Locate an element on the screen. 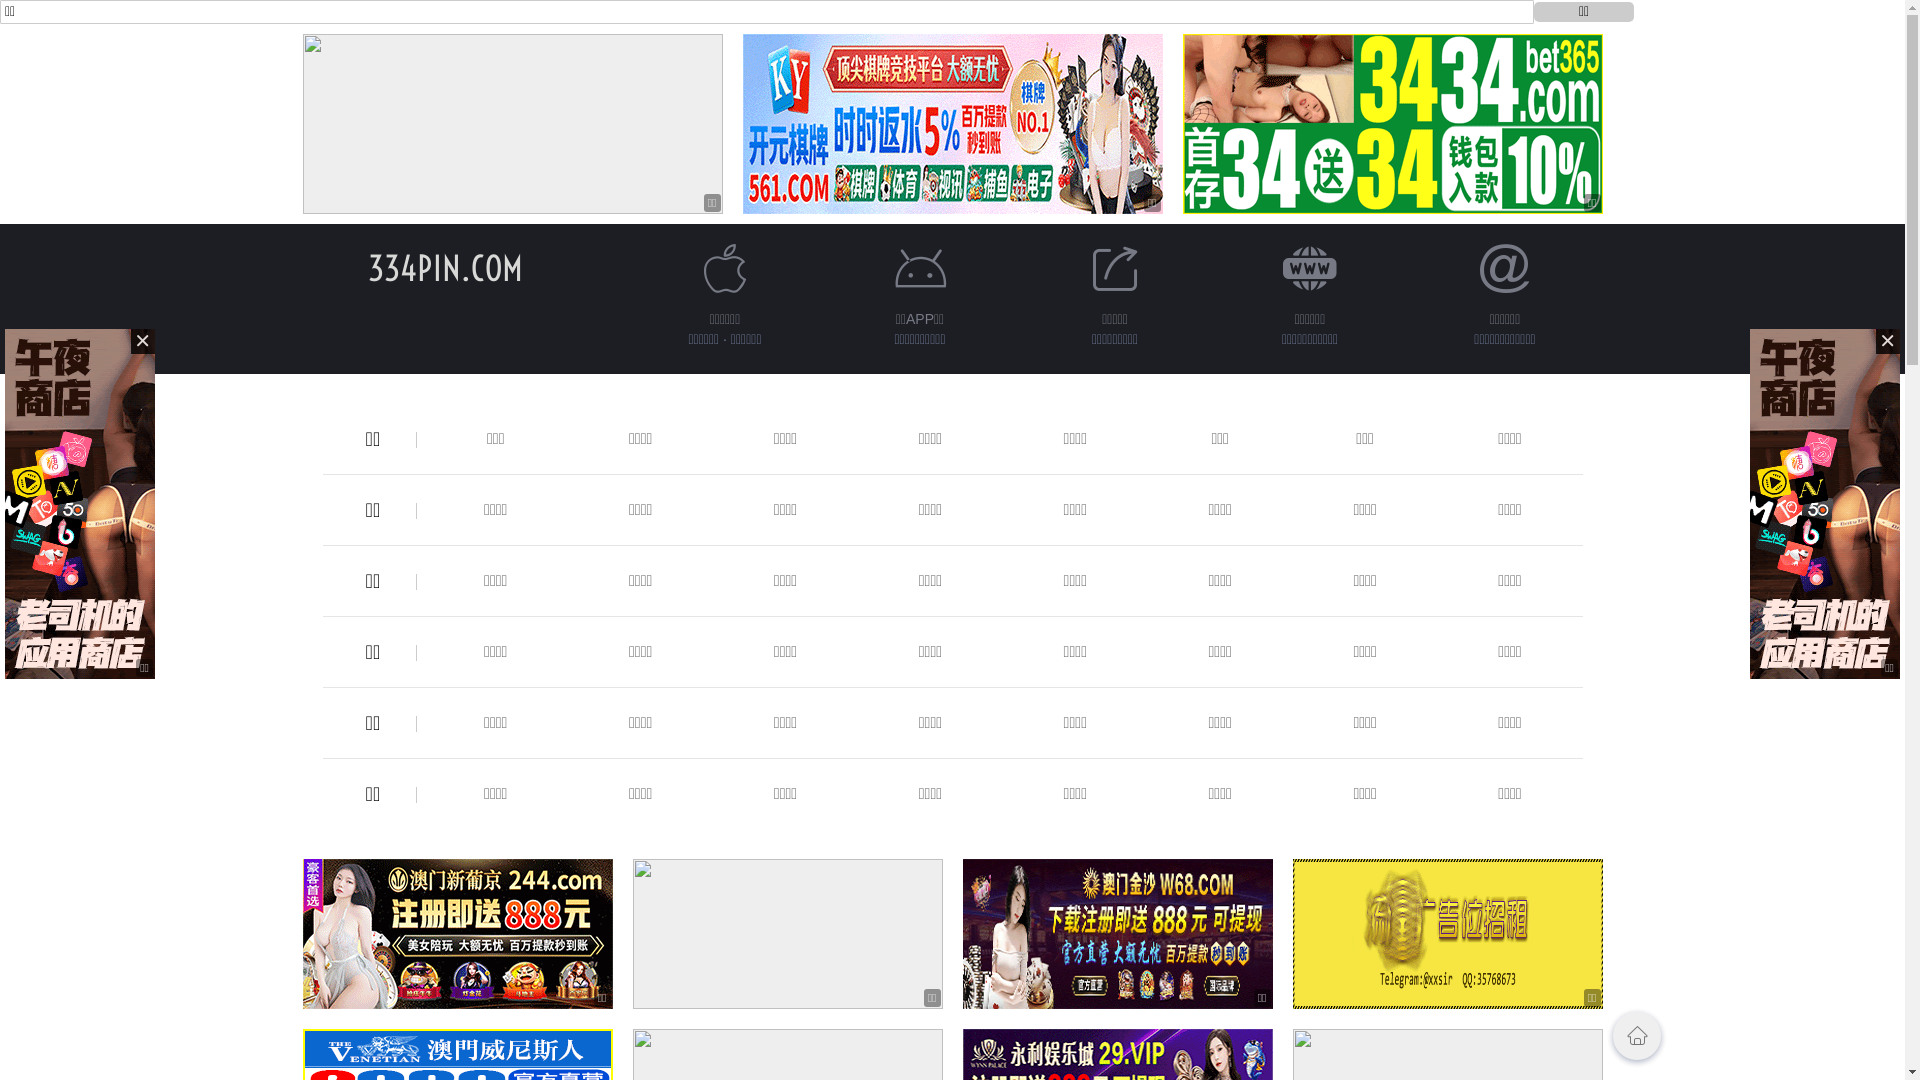 The width and height of the screenshot is (1920, 1080). '334PIN.COM' is located at coordinates (444, 267).